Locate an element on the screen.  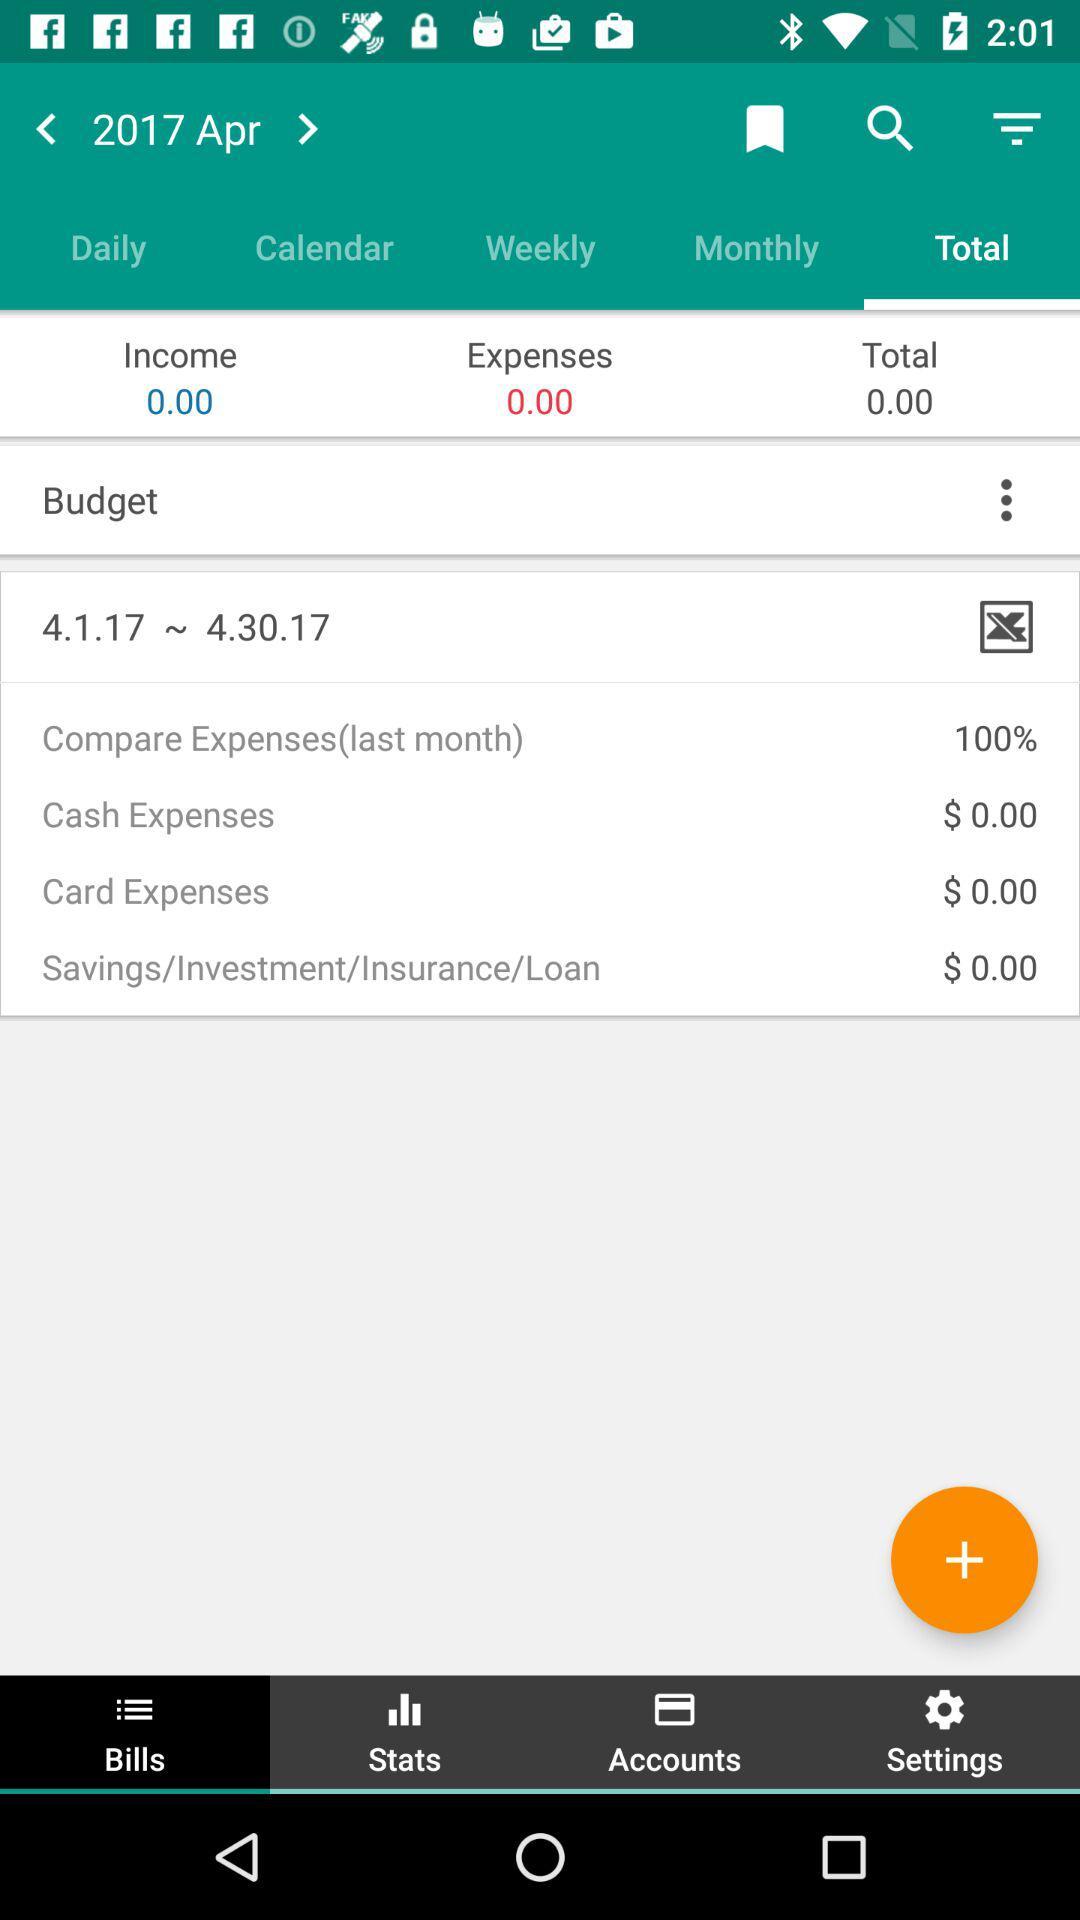
the add icon is located at coordinates (963, 1559).